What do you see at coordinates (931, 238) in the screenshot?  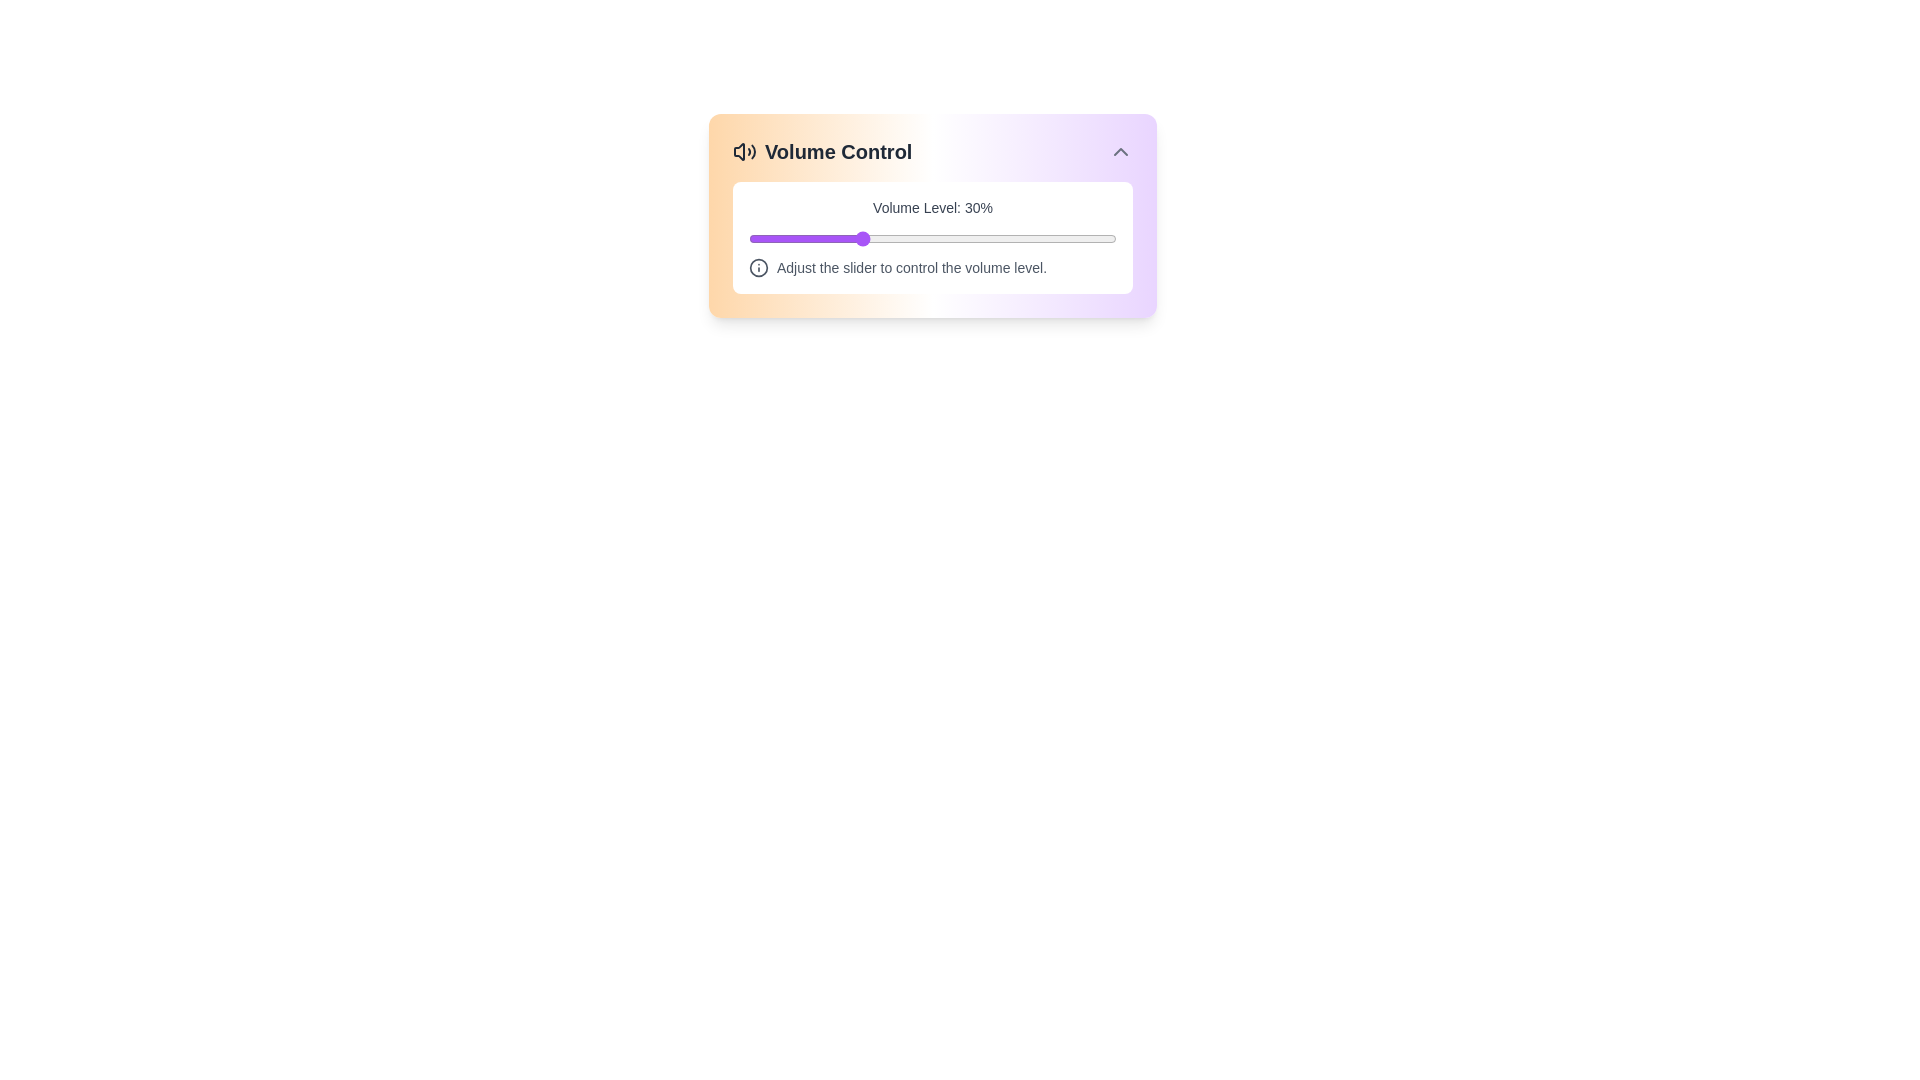 I see `the volume slider to set the volume to 50%` at bounding box center [931, 238].